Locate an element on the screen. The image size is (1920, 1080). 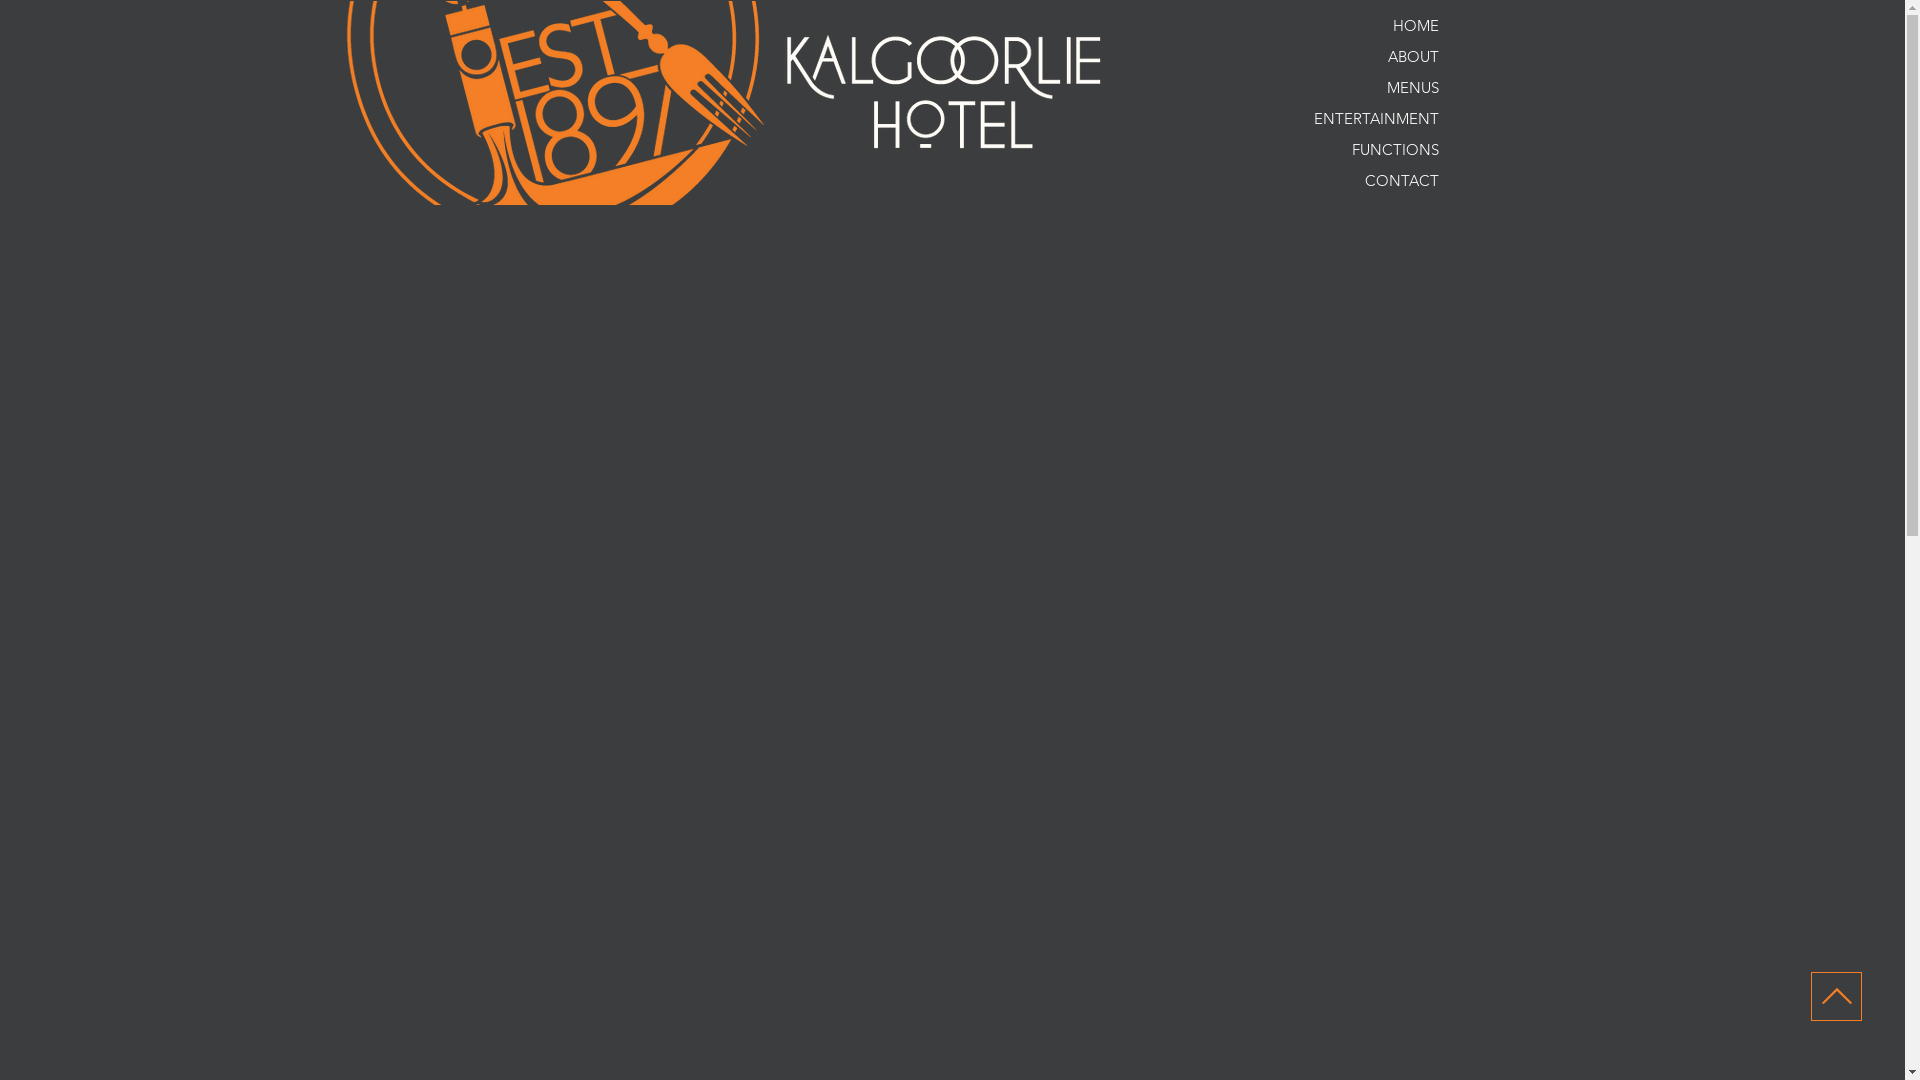
'HOME' is located at coordinates (1269, 25).